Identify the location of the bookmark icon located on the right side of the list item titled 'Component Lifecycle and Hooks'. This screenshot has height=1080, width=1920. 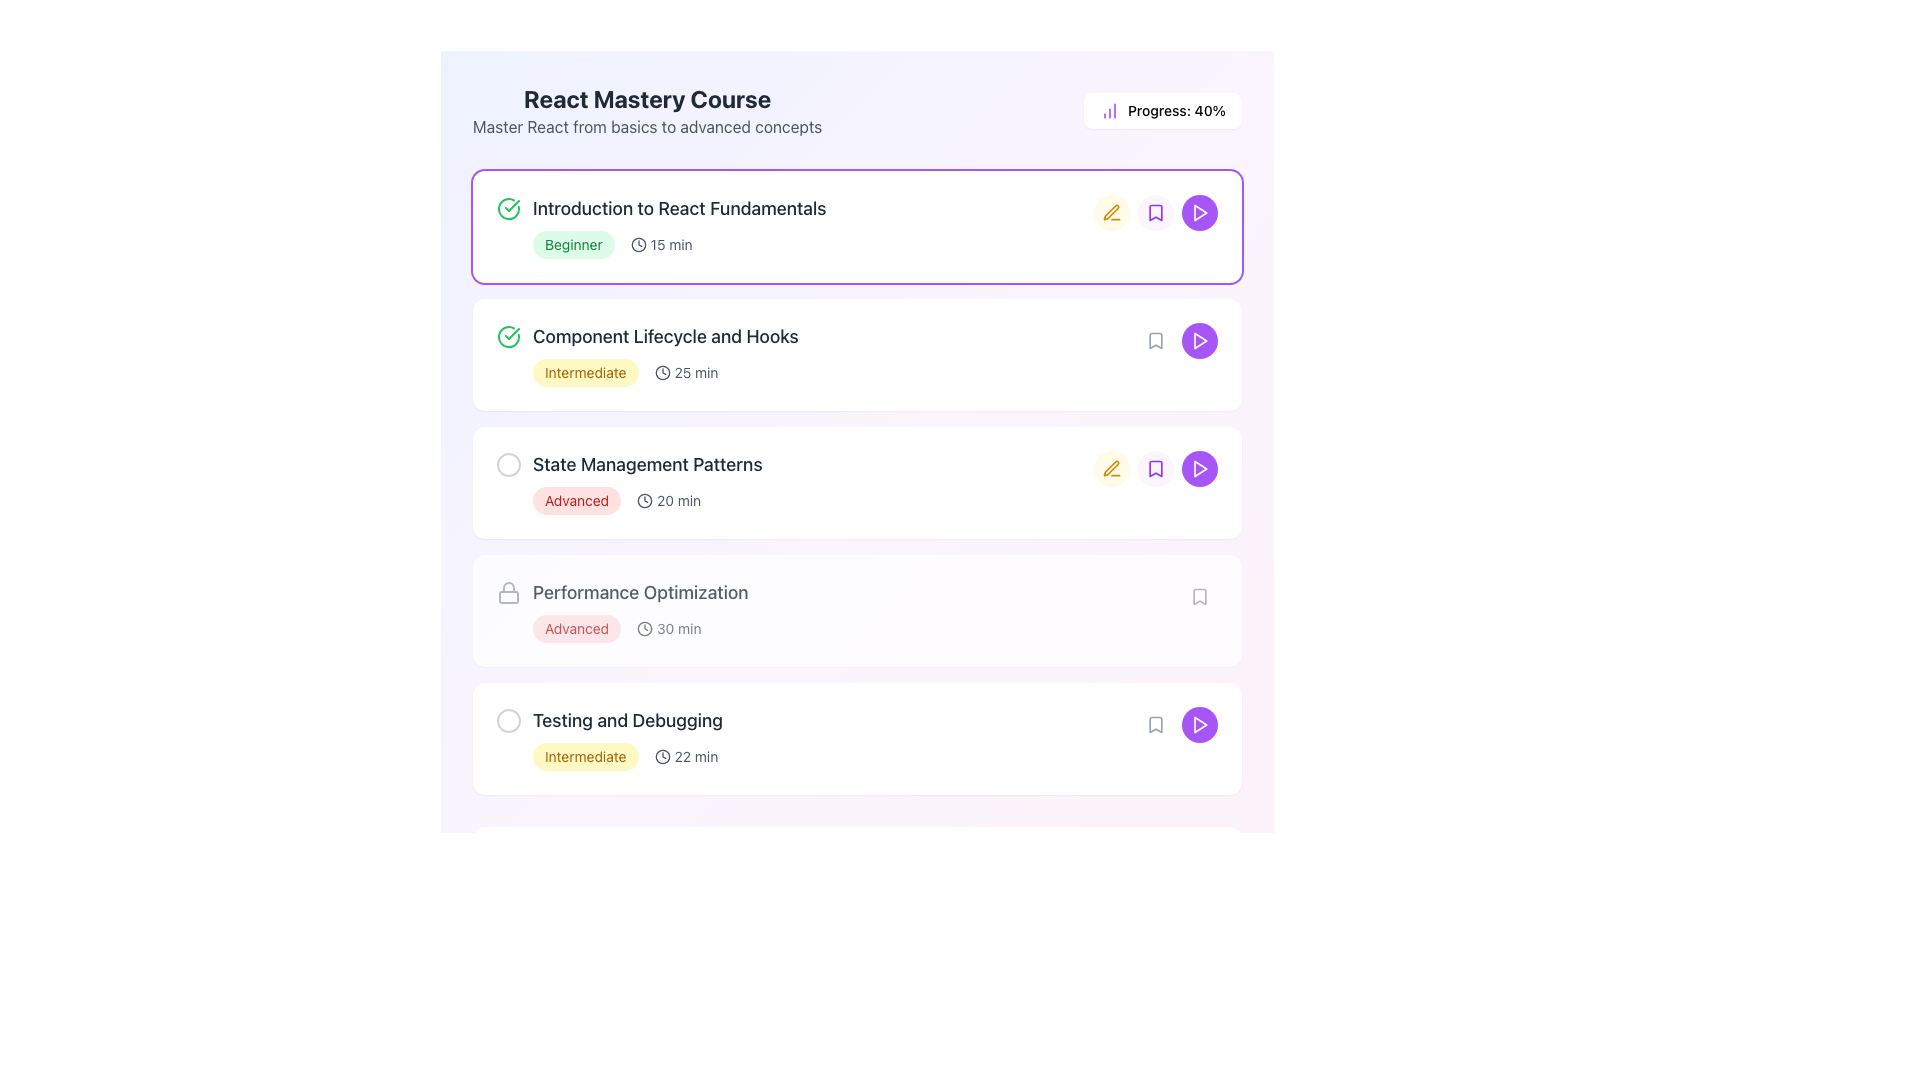
(1156, 339).